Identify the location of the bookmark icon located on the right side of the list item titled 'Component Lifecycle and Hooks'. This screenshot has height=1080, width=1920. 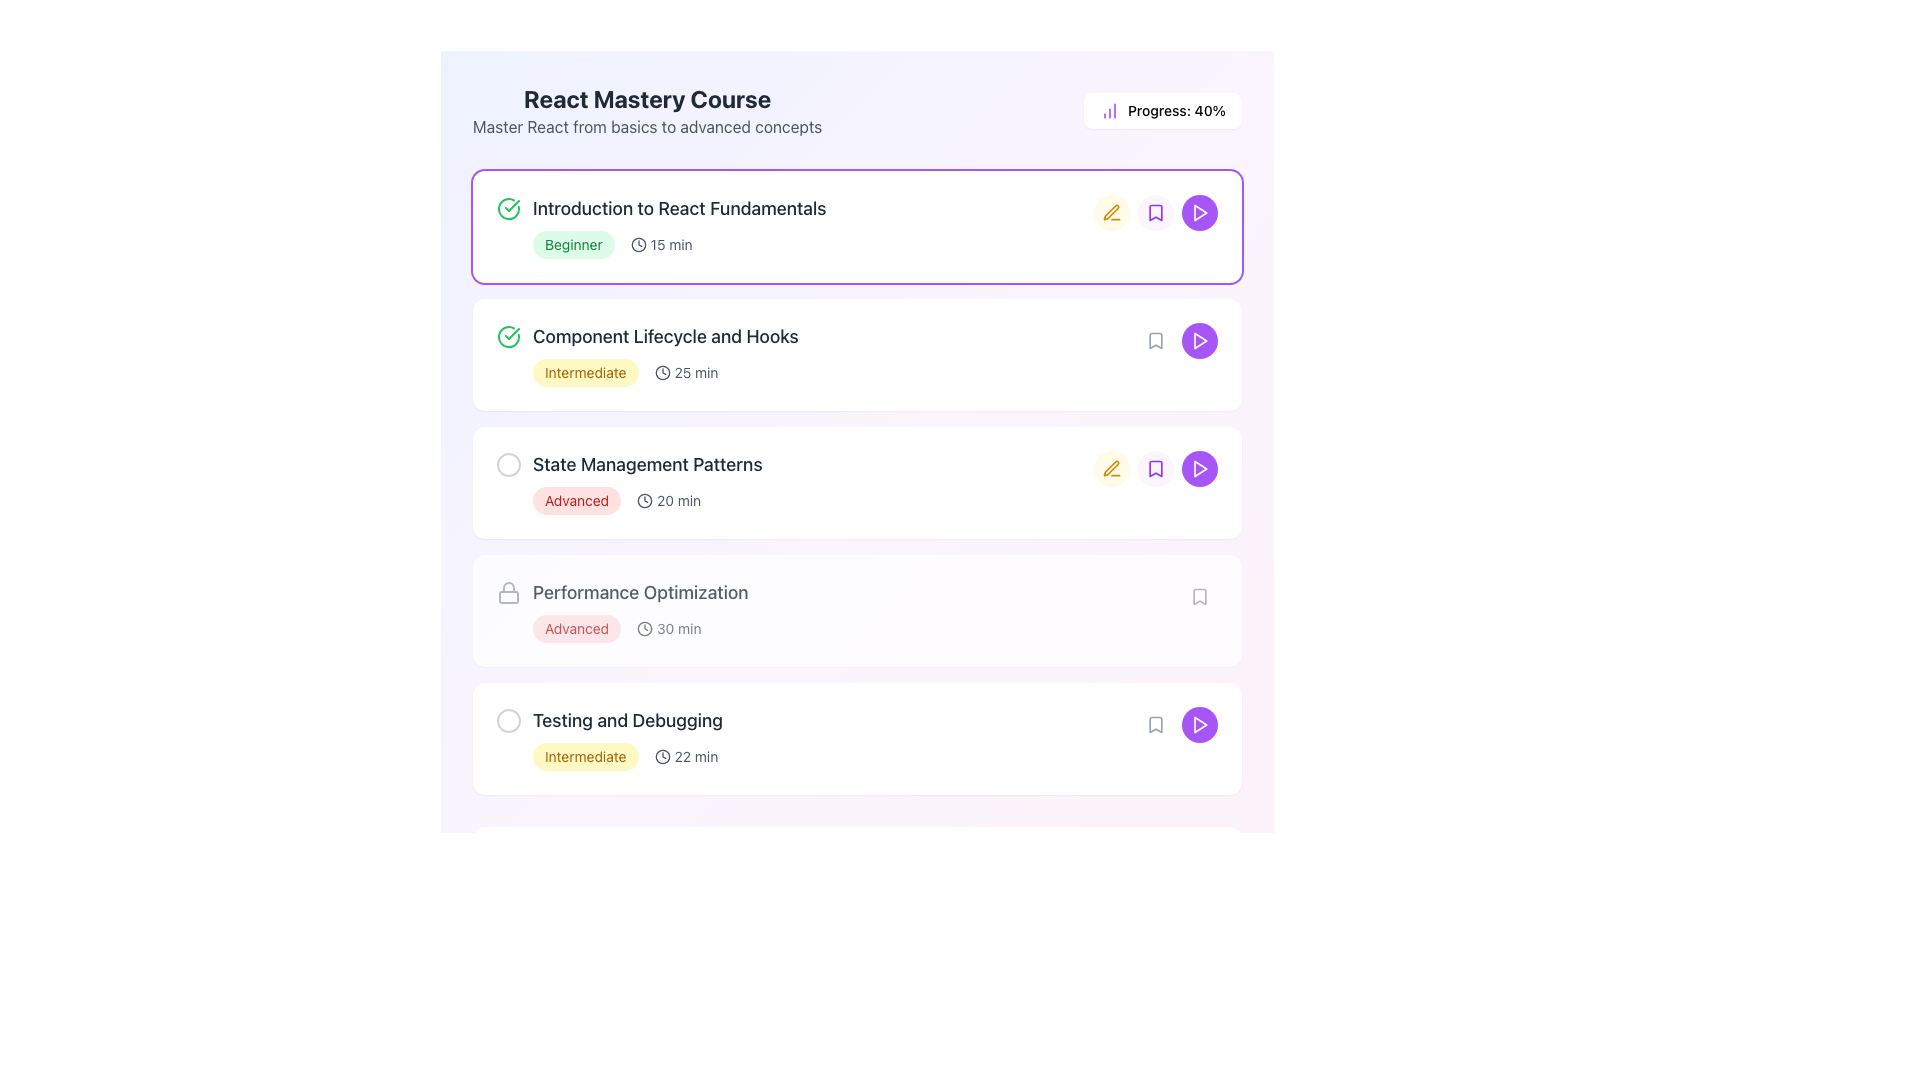
(1156, 339).